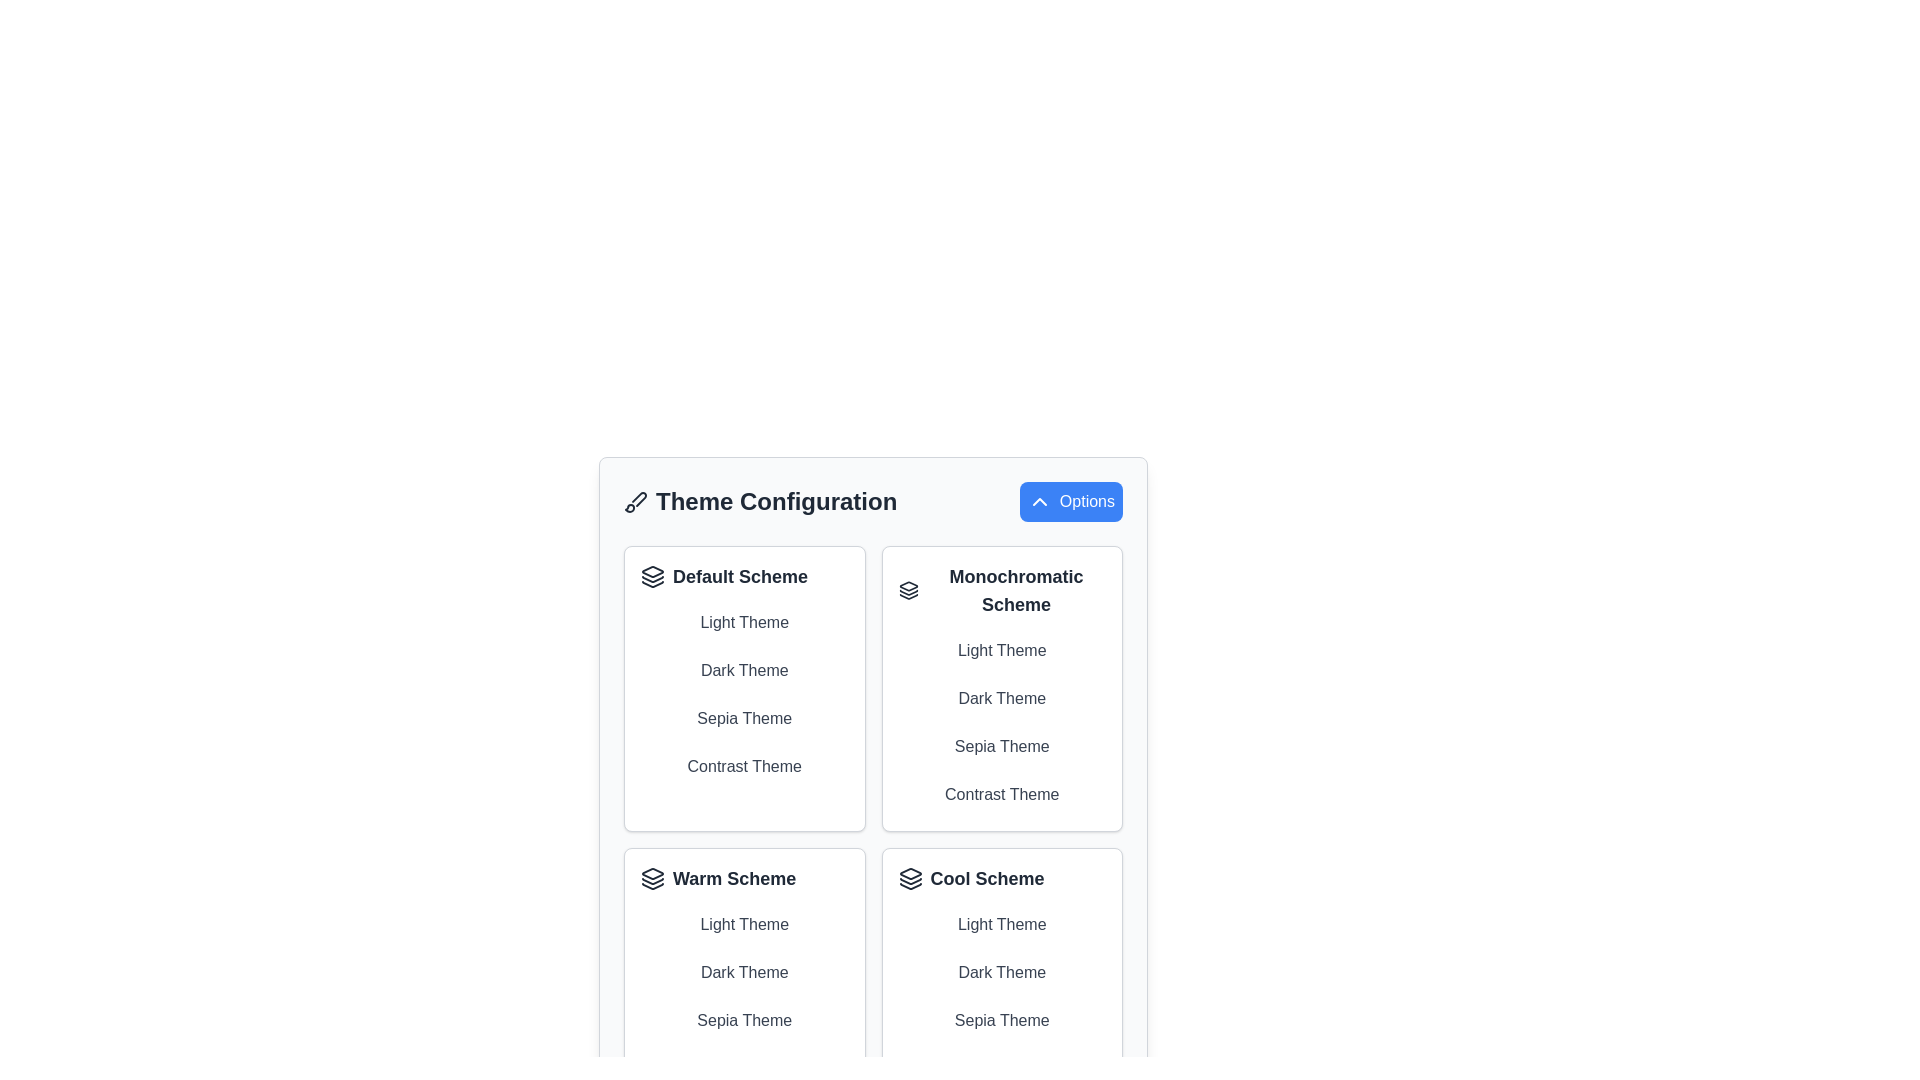  I want to click on the 'Sepia Theme' text label, so click(1002, 747).